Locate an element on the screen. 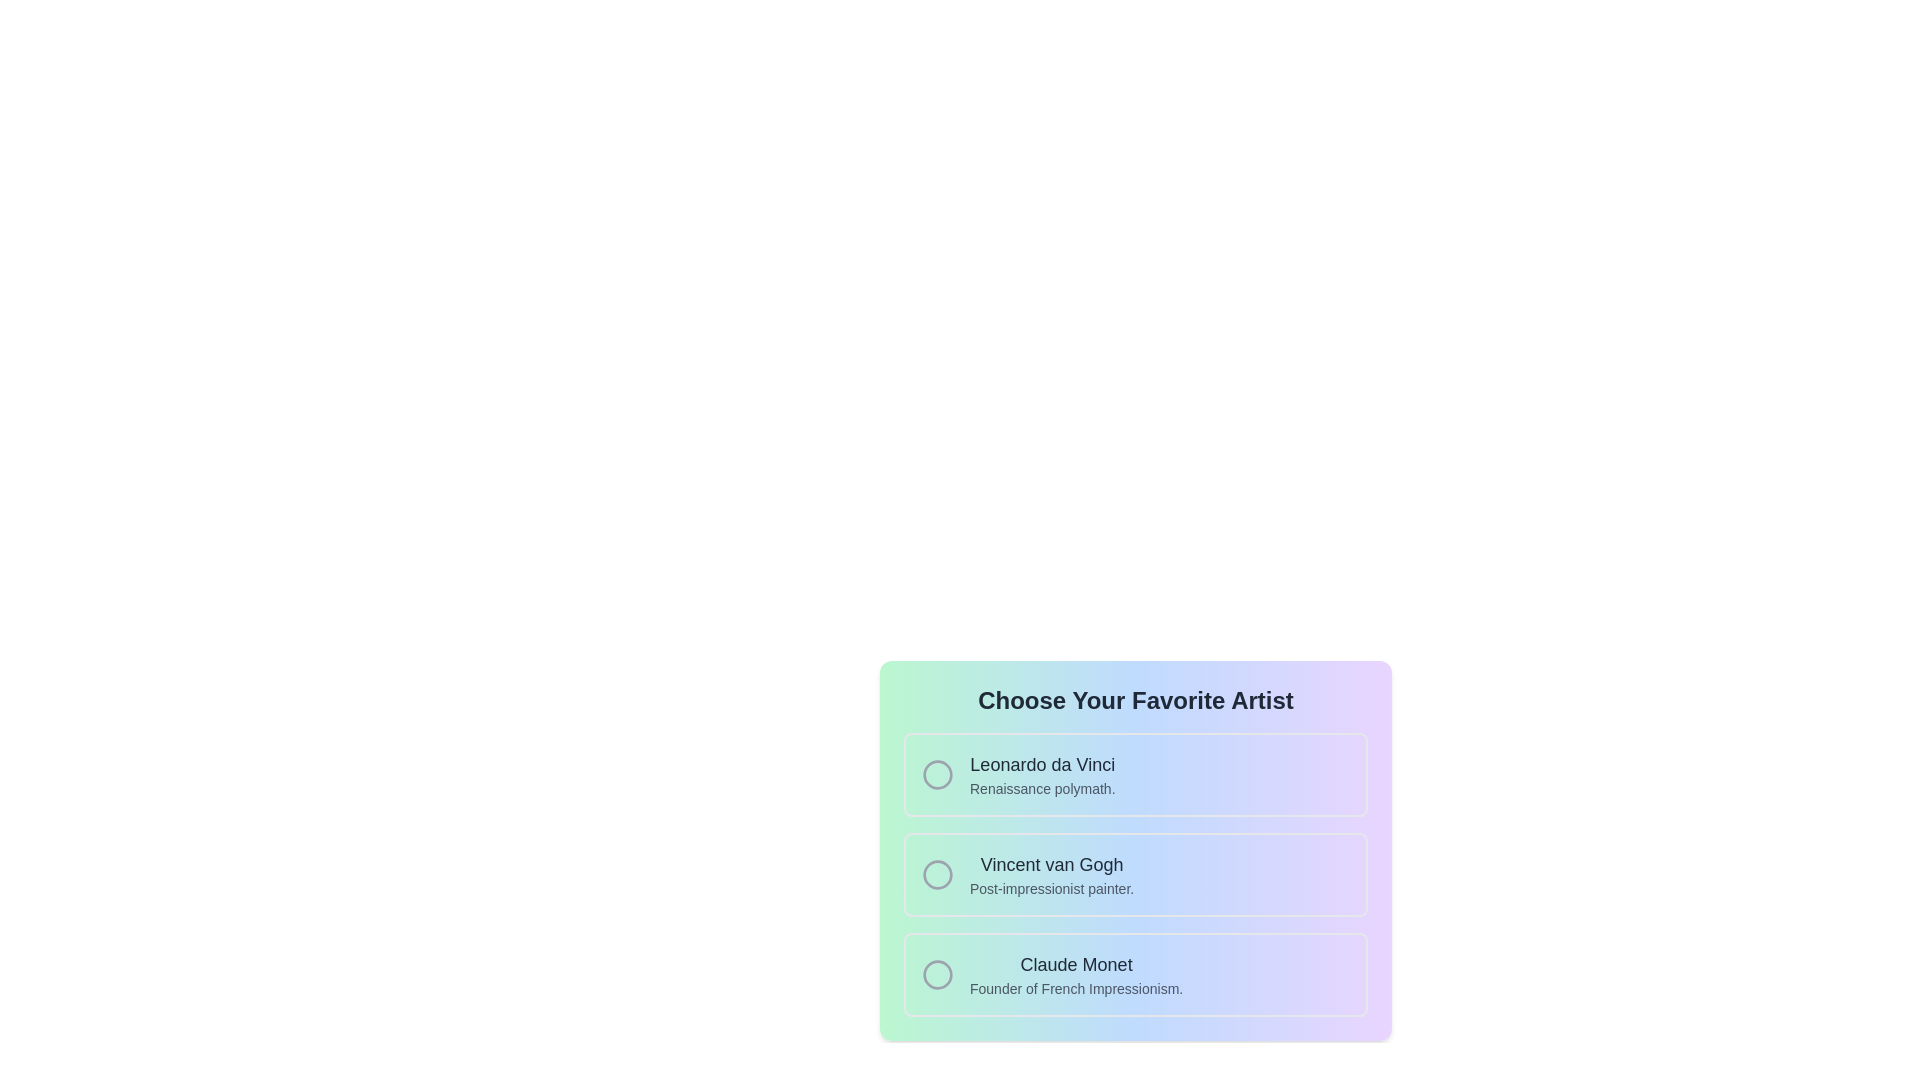  the circular radio button indicator for the 'Claude Monet' option is located at coordinates (936, 974).